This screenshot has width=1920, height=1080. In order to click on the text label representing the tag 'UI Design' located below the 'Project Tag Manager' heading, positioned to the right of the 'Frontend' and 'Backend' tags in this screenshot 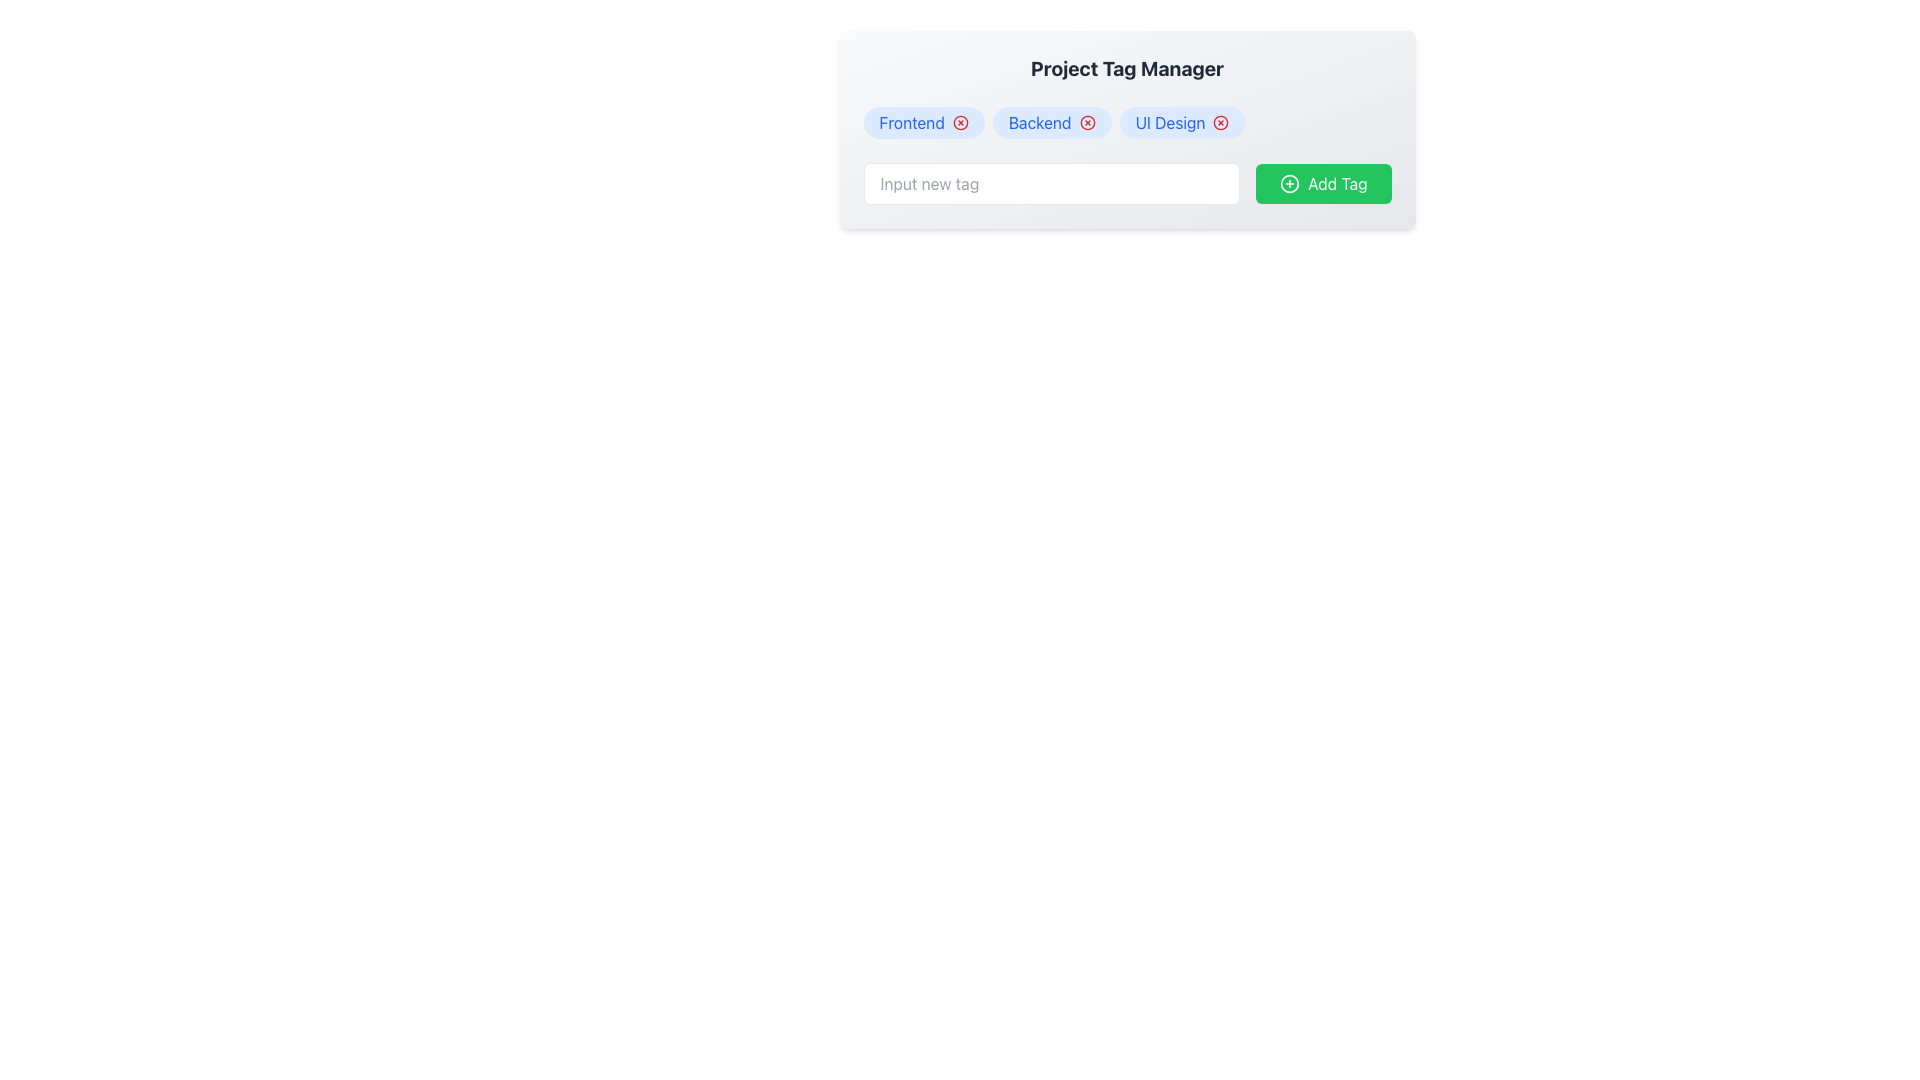, I will do `click(1170, 123)`.